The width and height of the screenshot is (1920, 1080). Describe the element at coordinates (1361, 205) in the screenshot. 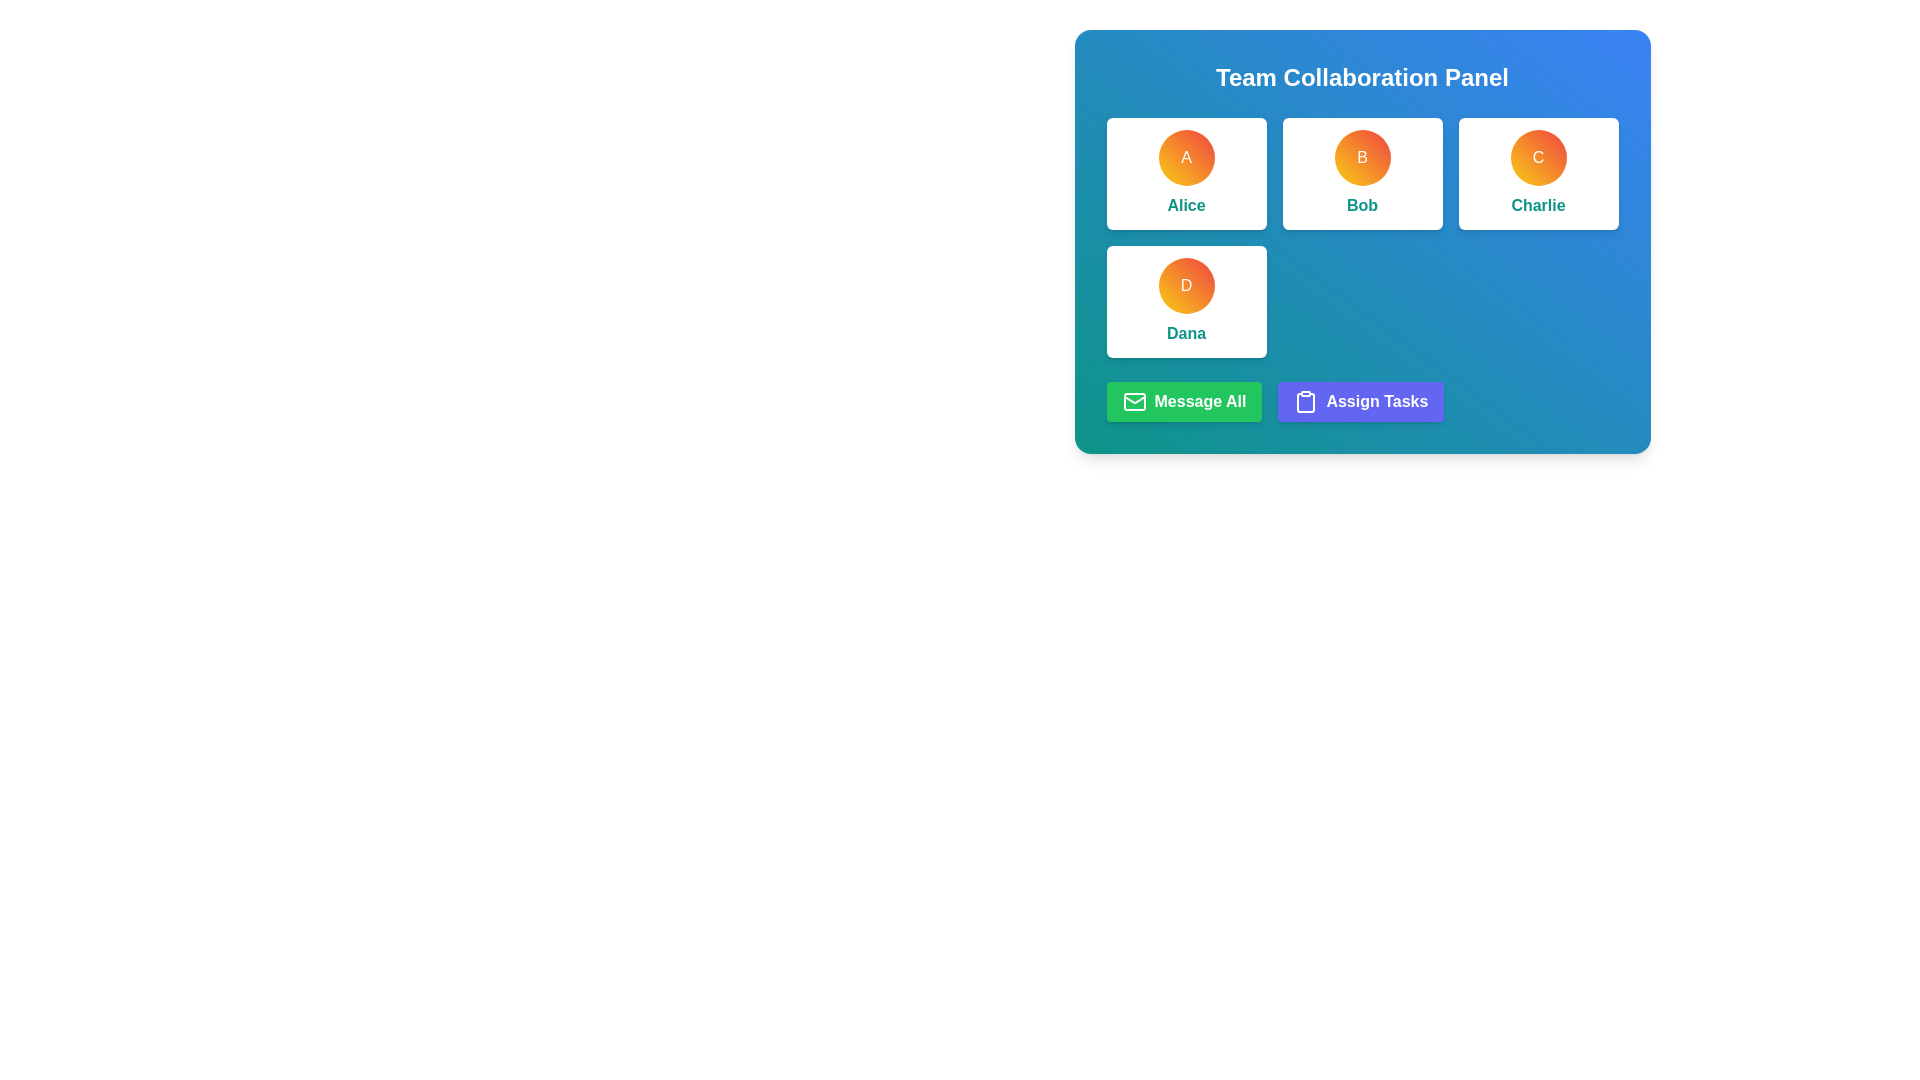

I see `the text label 'Bob' located under the profile element with the letter 'B'` at that location.